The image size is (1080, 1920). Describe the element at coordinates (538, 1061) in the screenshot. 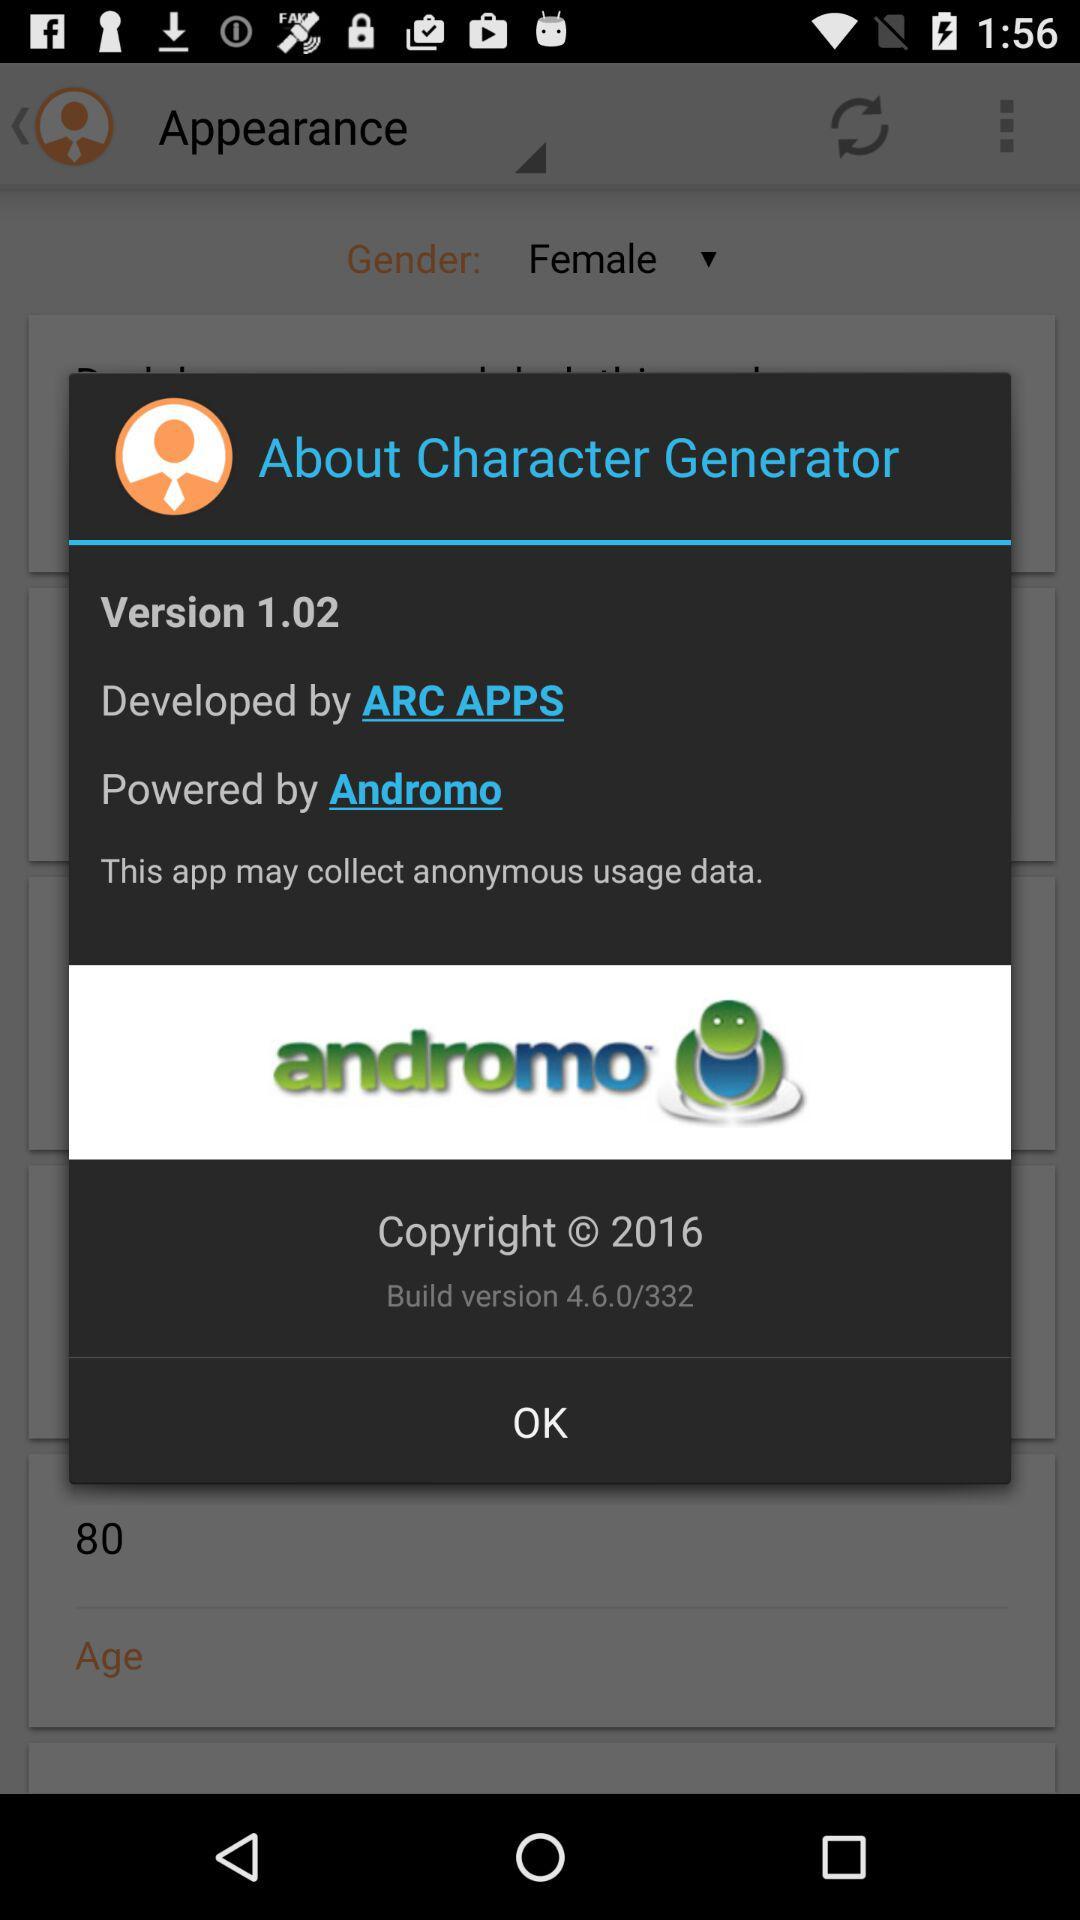

I see `andromo page` at that location.